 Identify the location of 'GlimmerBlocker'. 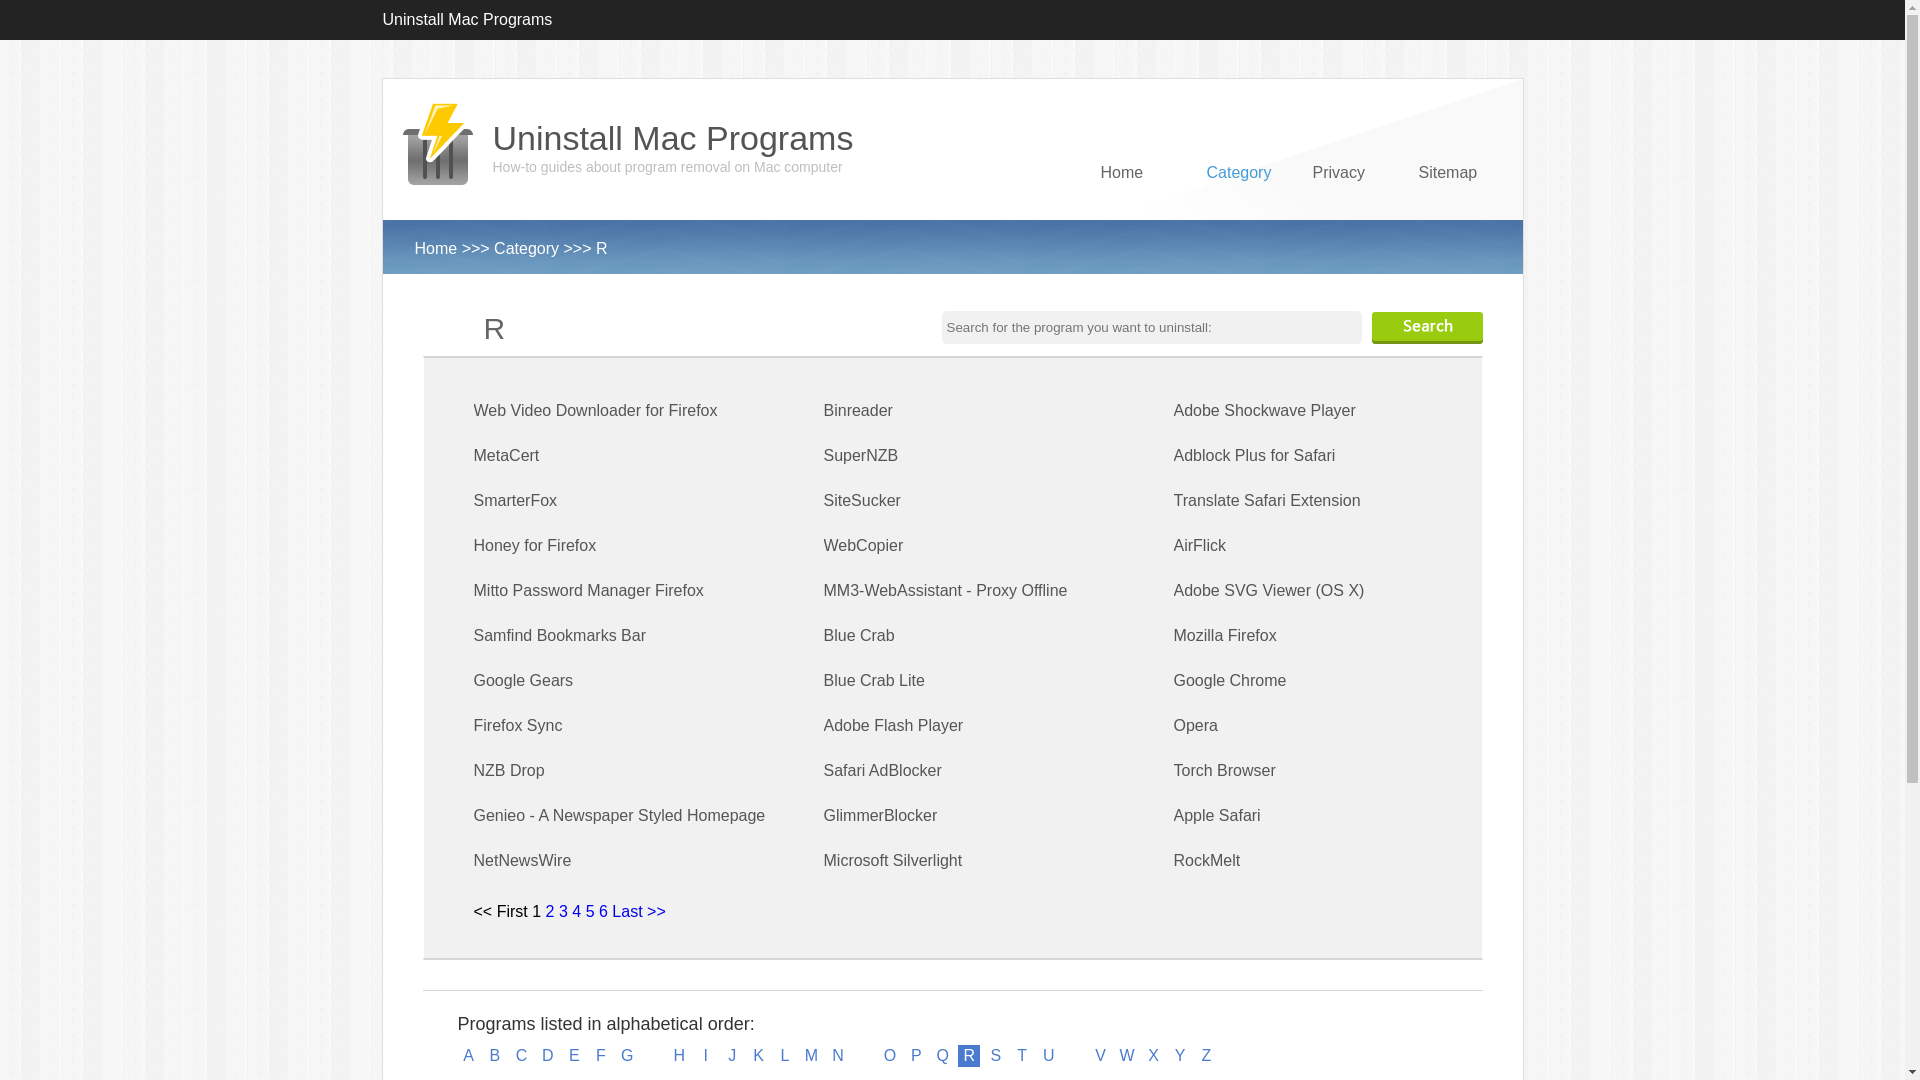
(824, 815).